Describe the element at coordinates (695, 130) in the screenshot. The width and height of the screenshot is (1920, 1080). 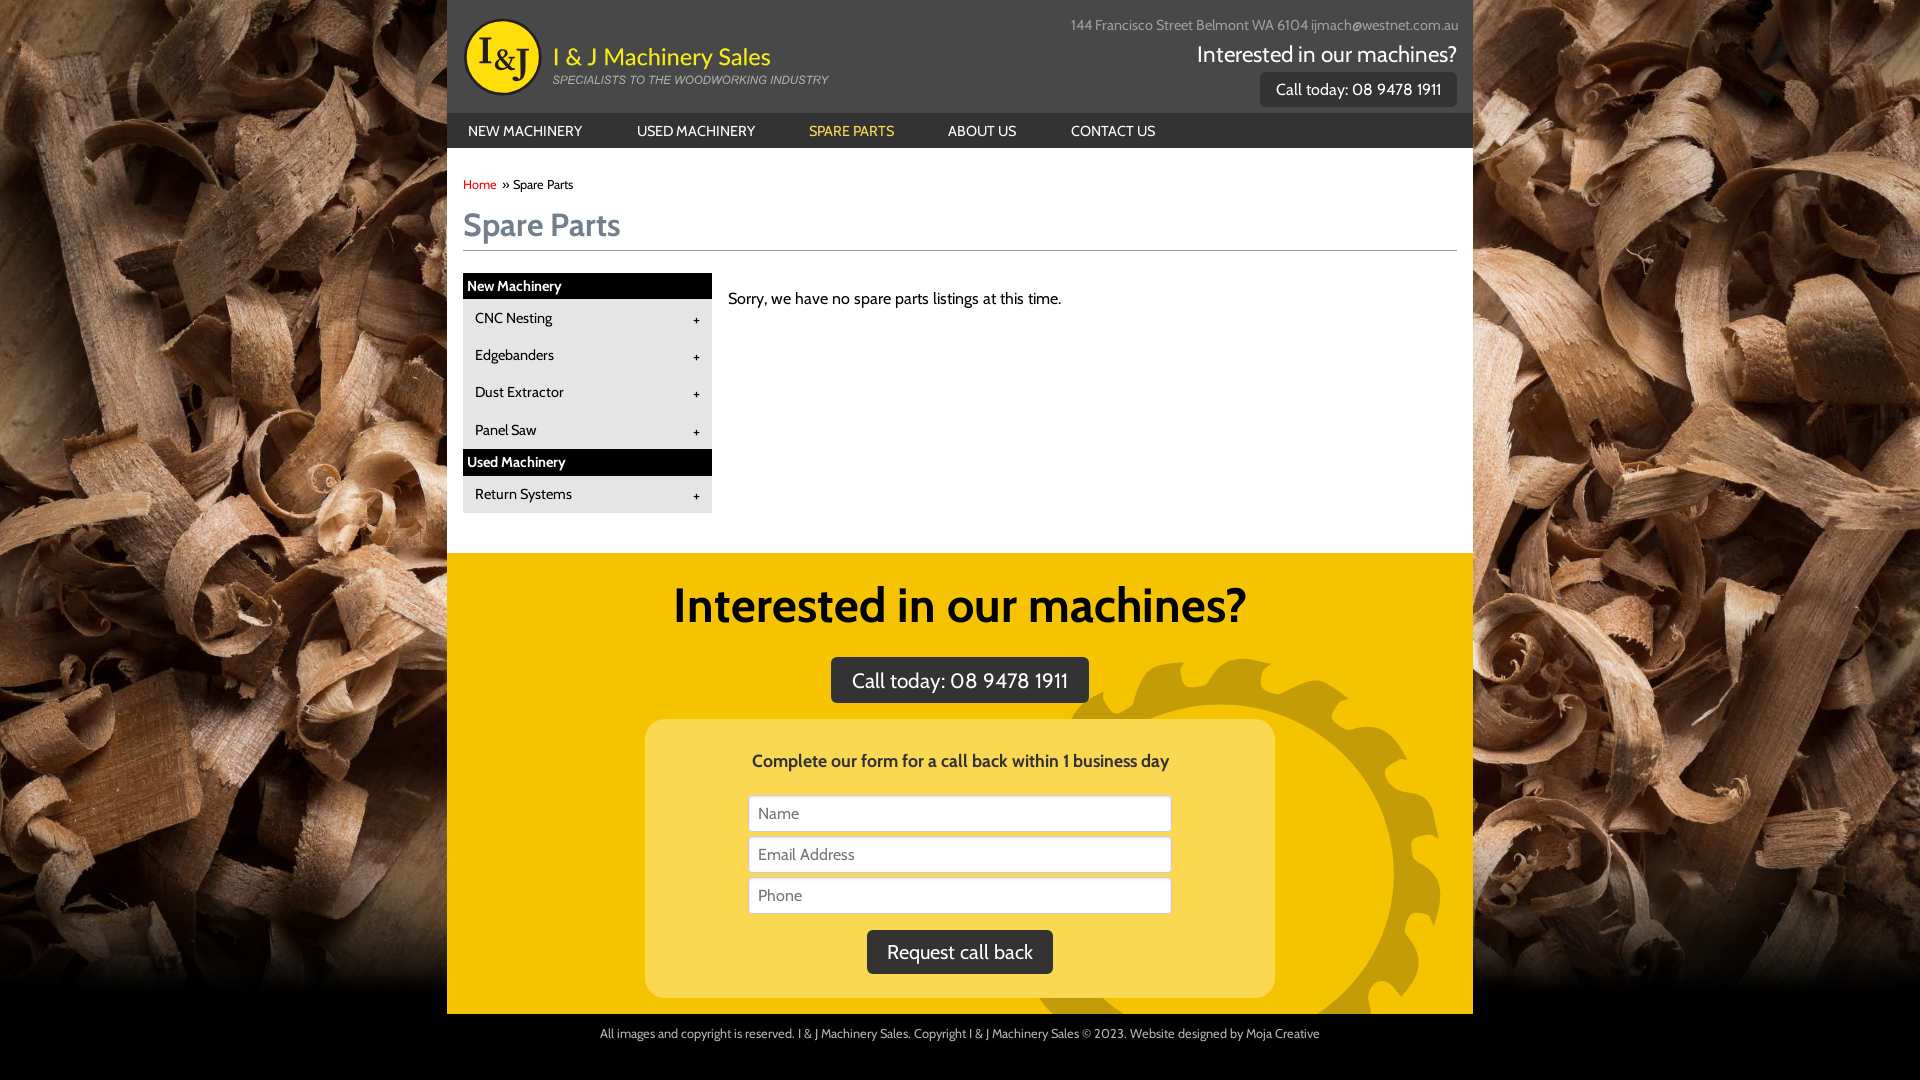
I see `'USED MACHINERY'` at that location.